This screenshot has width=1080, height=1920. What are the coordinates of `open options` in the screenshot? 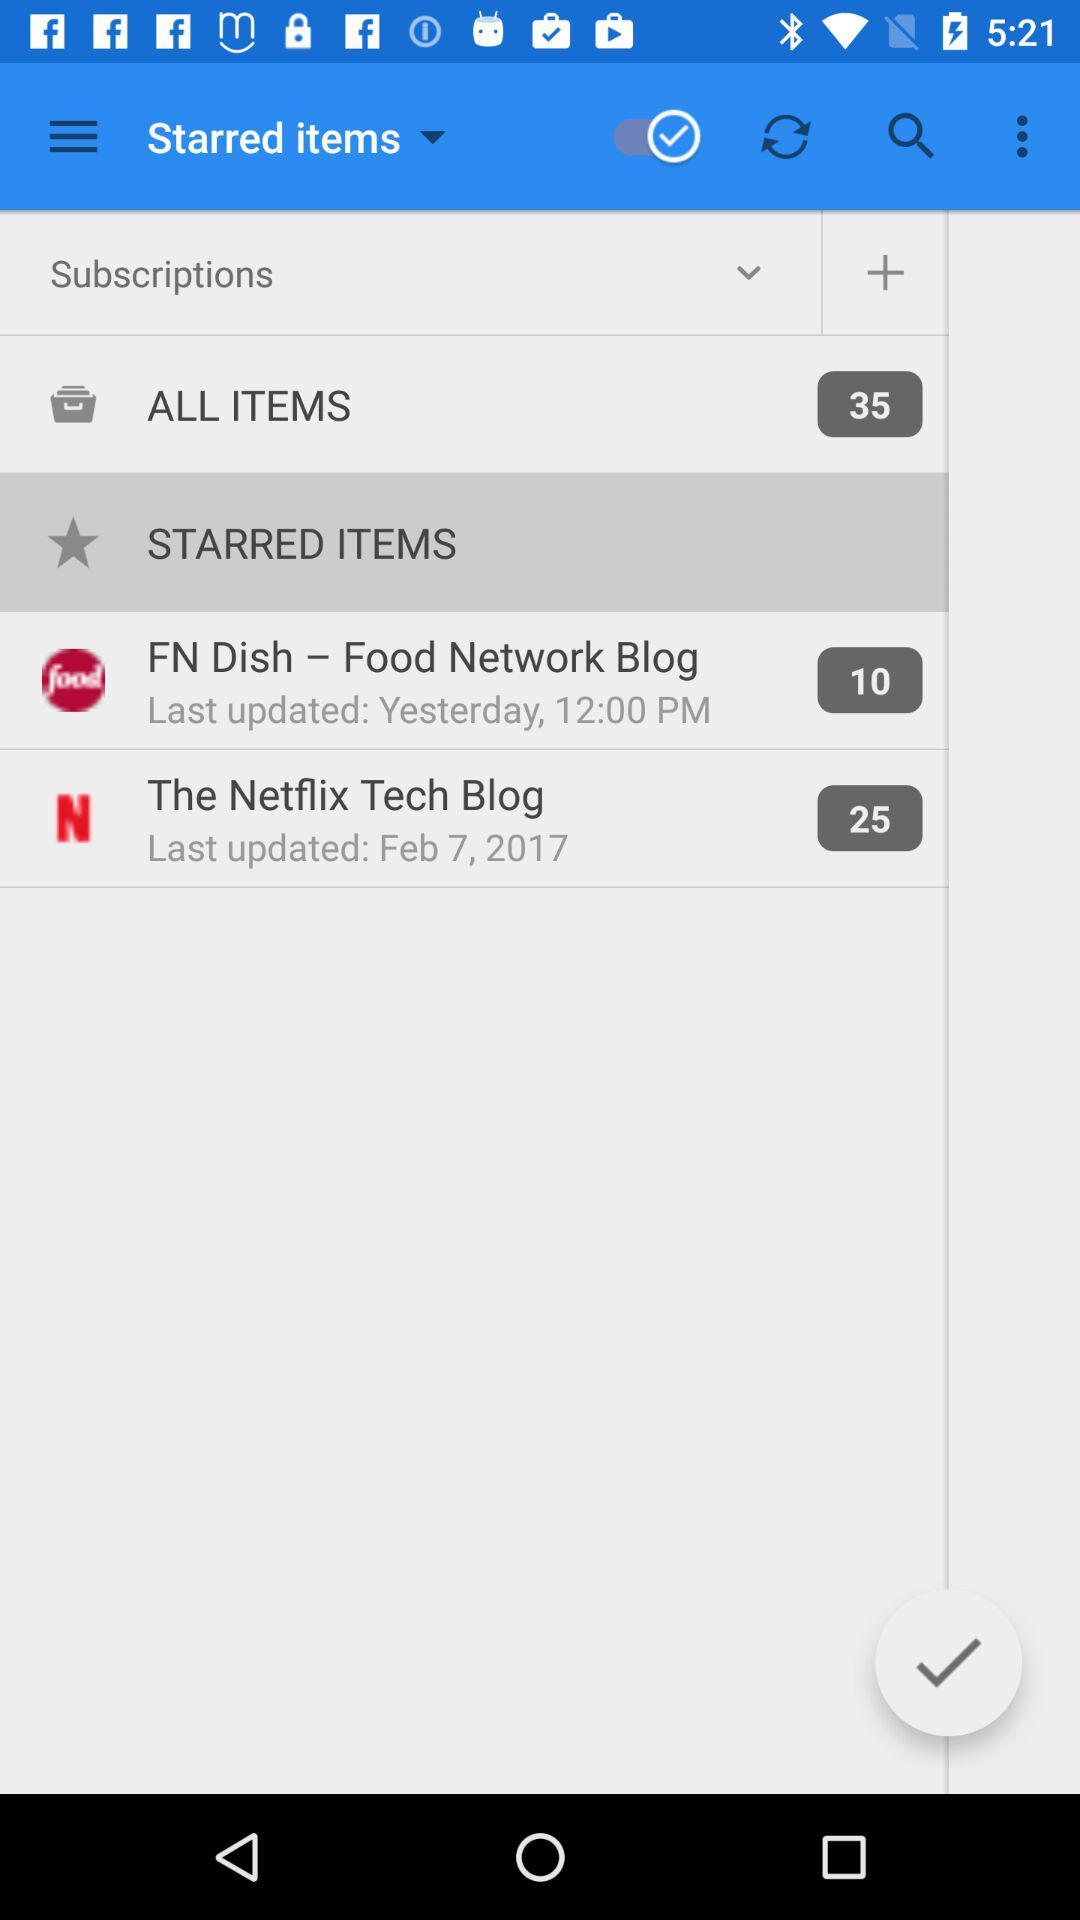 It's located at (72, 135).